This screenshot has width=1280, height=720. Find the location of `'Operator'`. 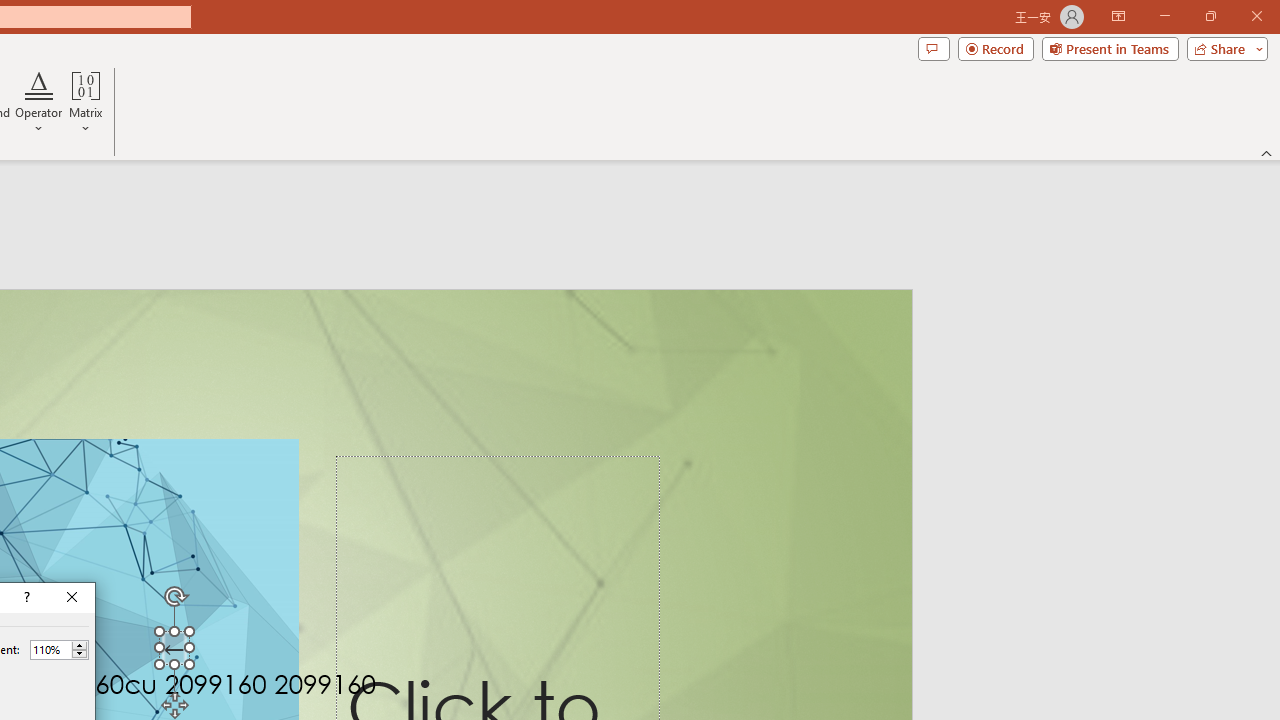

'Operator' is located at coordinates (39, 103).